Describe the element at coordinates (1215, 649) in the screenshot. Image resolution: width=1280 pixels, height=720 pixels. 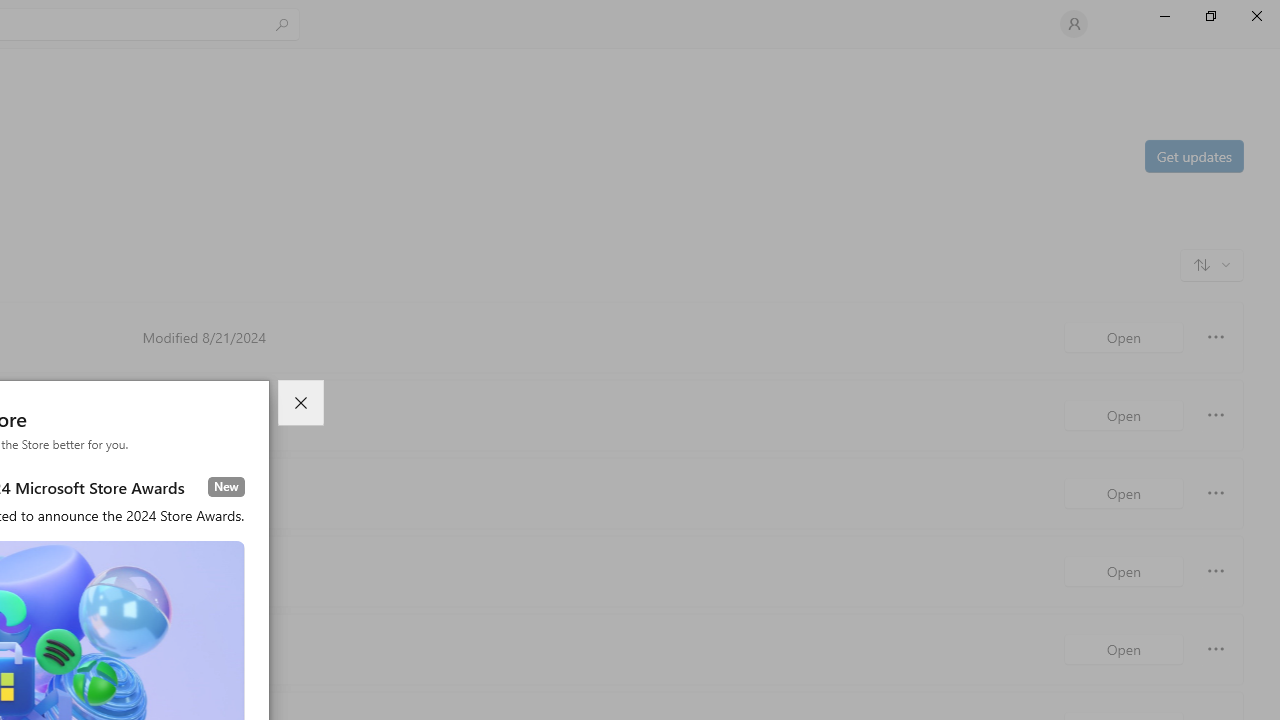
I see `'More options'` at that location.